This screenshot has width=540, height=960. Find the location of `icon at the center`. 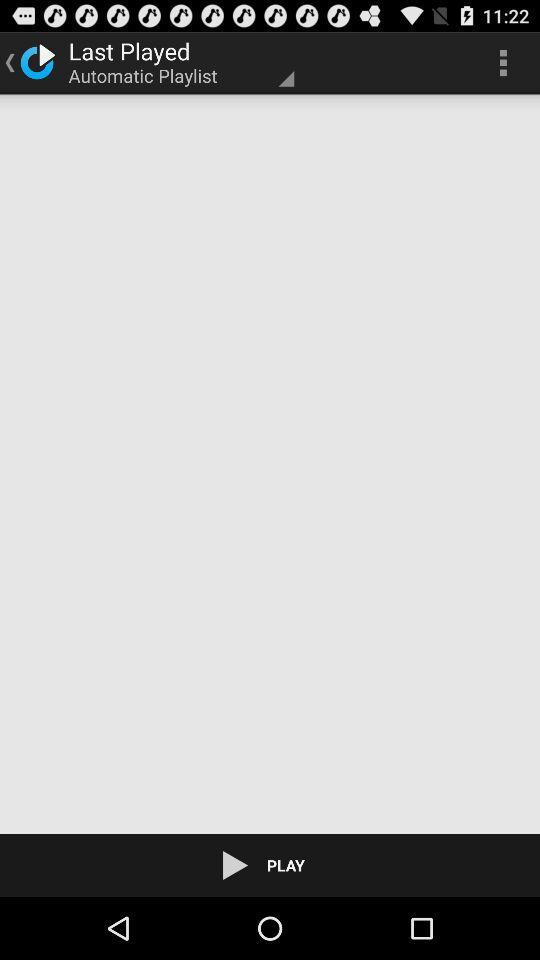

icon at the center is located at coordinates (270, 464).